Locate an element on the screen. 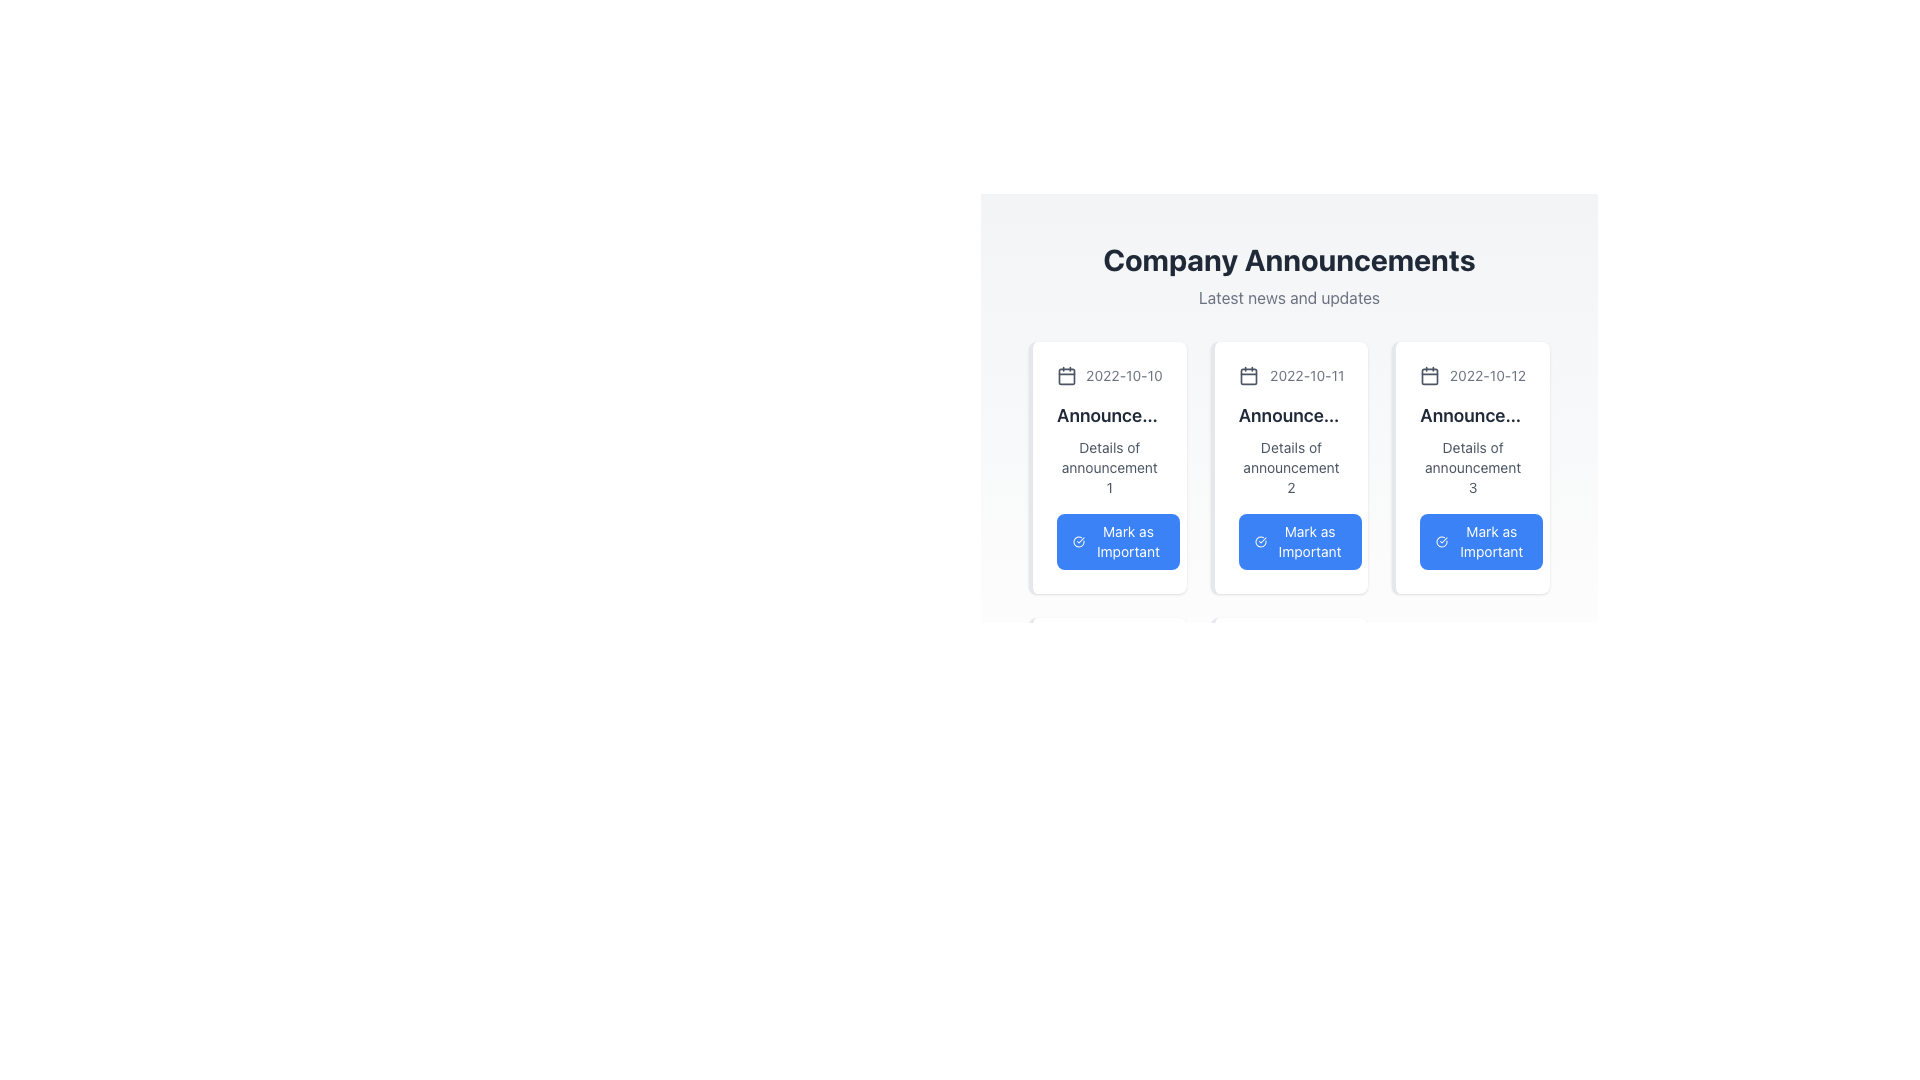 Image resolution: width=1920 pixels, height=1080 pixels. date displayed in the text element showing '2022-10-11' located in the top section of the second card in a horizontally aligned grid of three cards is located at coordinates (1307, 375).